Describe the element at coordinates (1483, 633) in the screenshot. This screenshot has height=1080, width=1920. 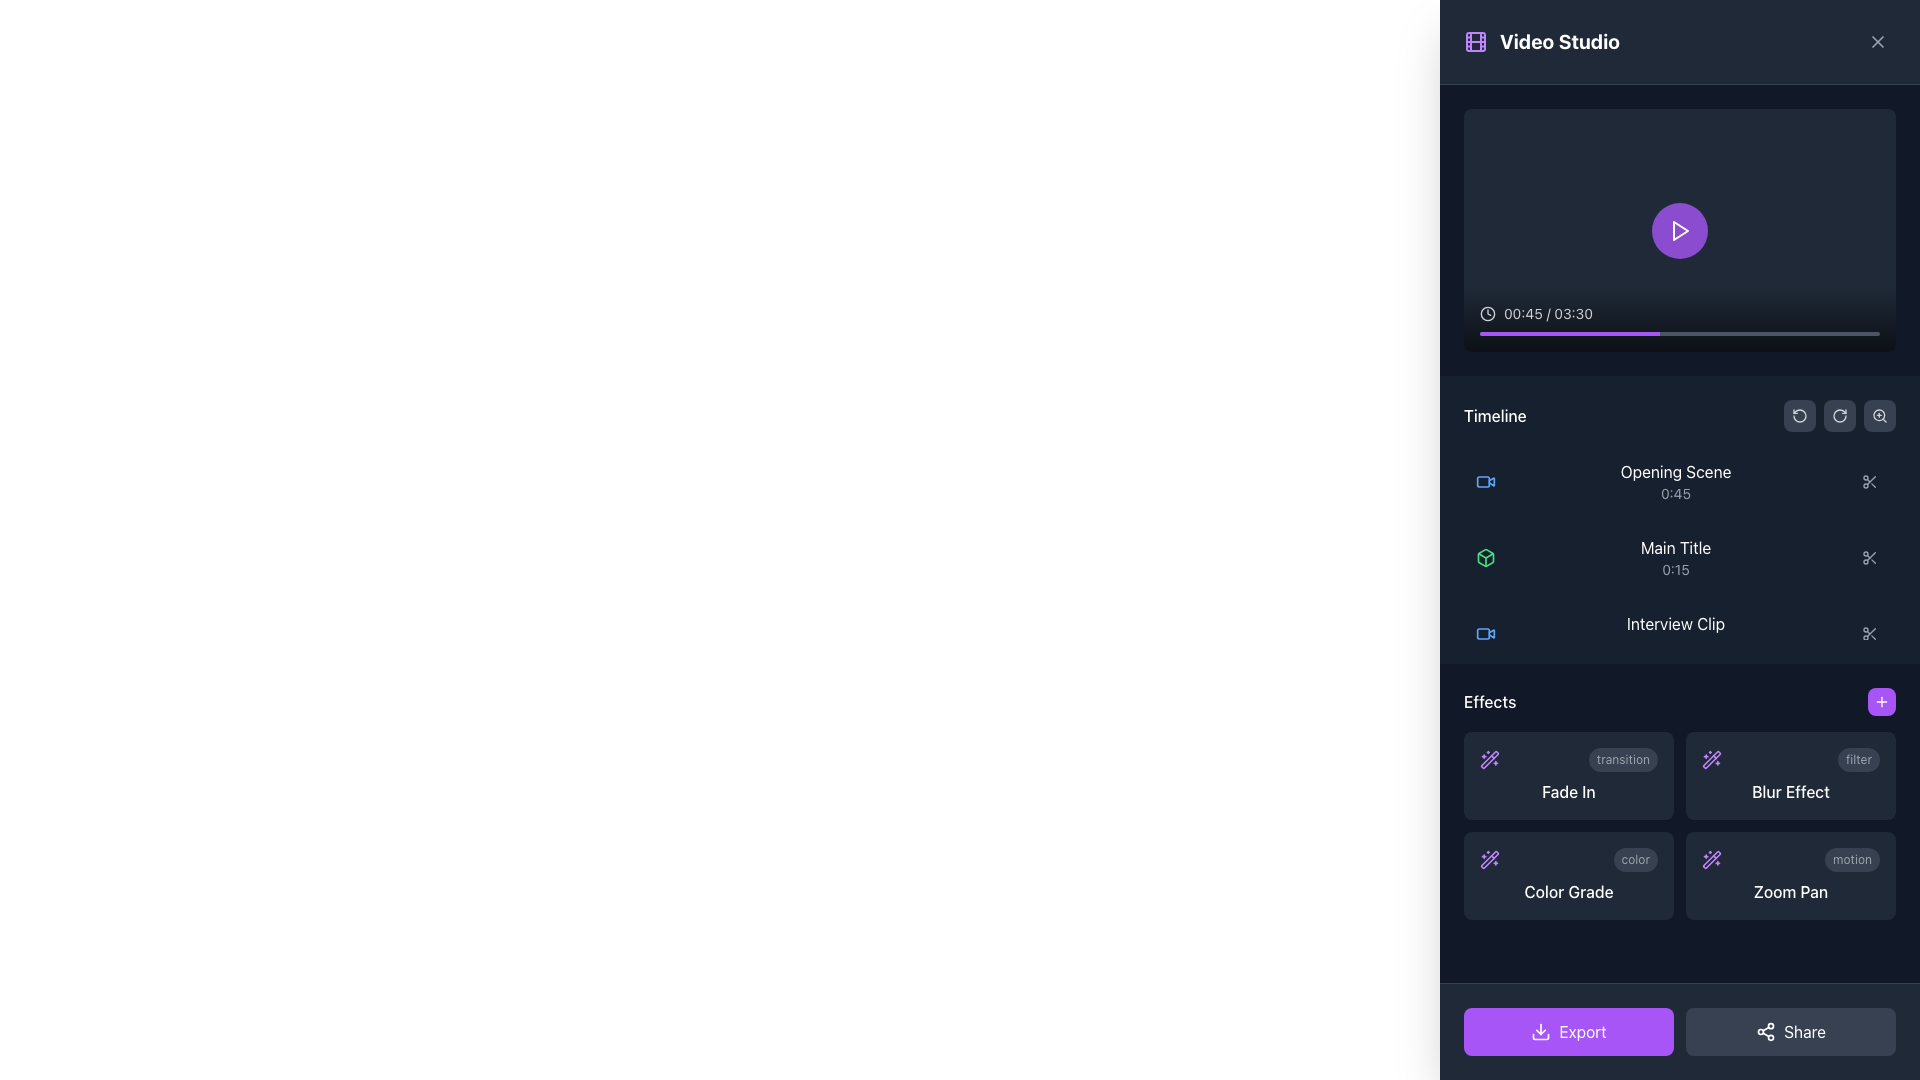
I see `the rectangular shape with a rounded border that is part of the video-related icon in the 'Timeline' section of the interface` at that location.